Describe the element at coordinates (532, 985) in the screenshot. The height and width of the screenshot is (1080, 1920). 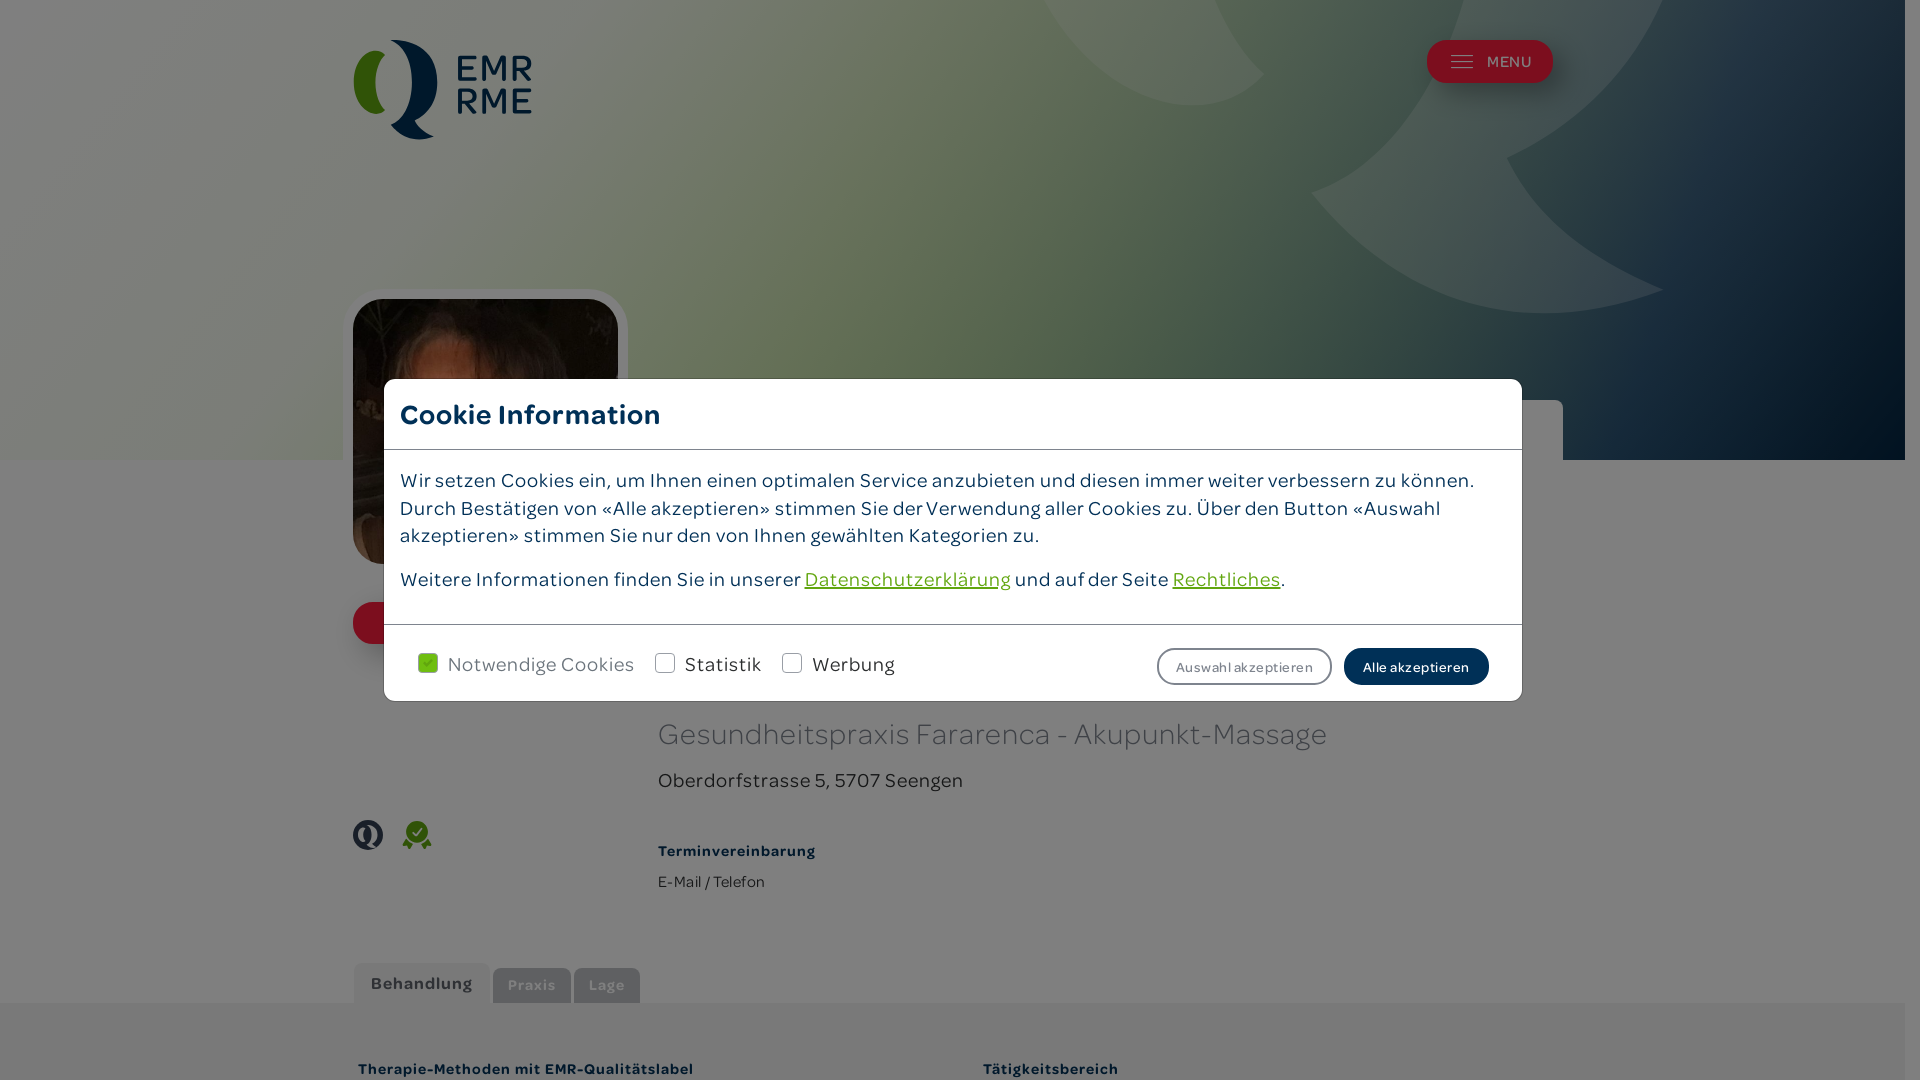
I see `'Praxis'` at that location.